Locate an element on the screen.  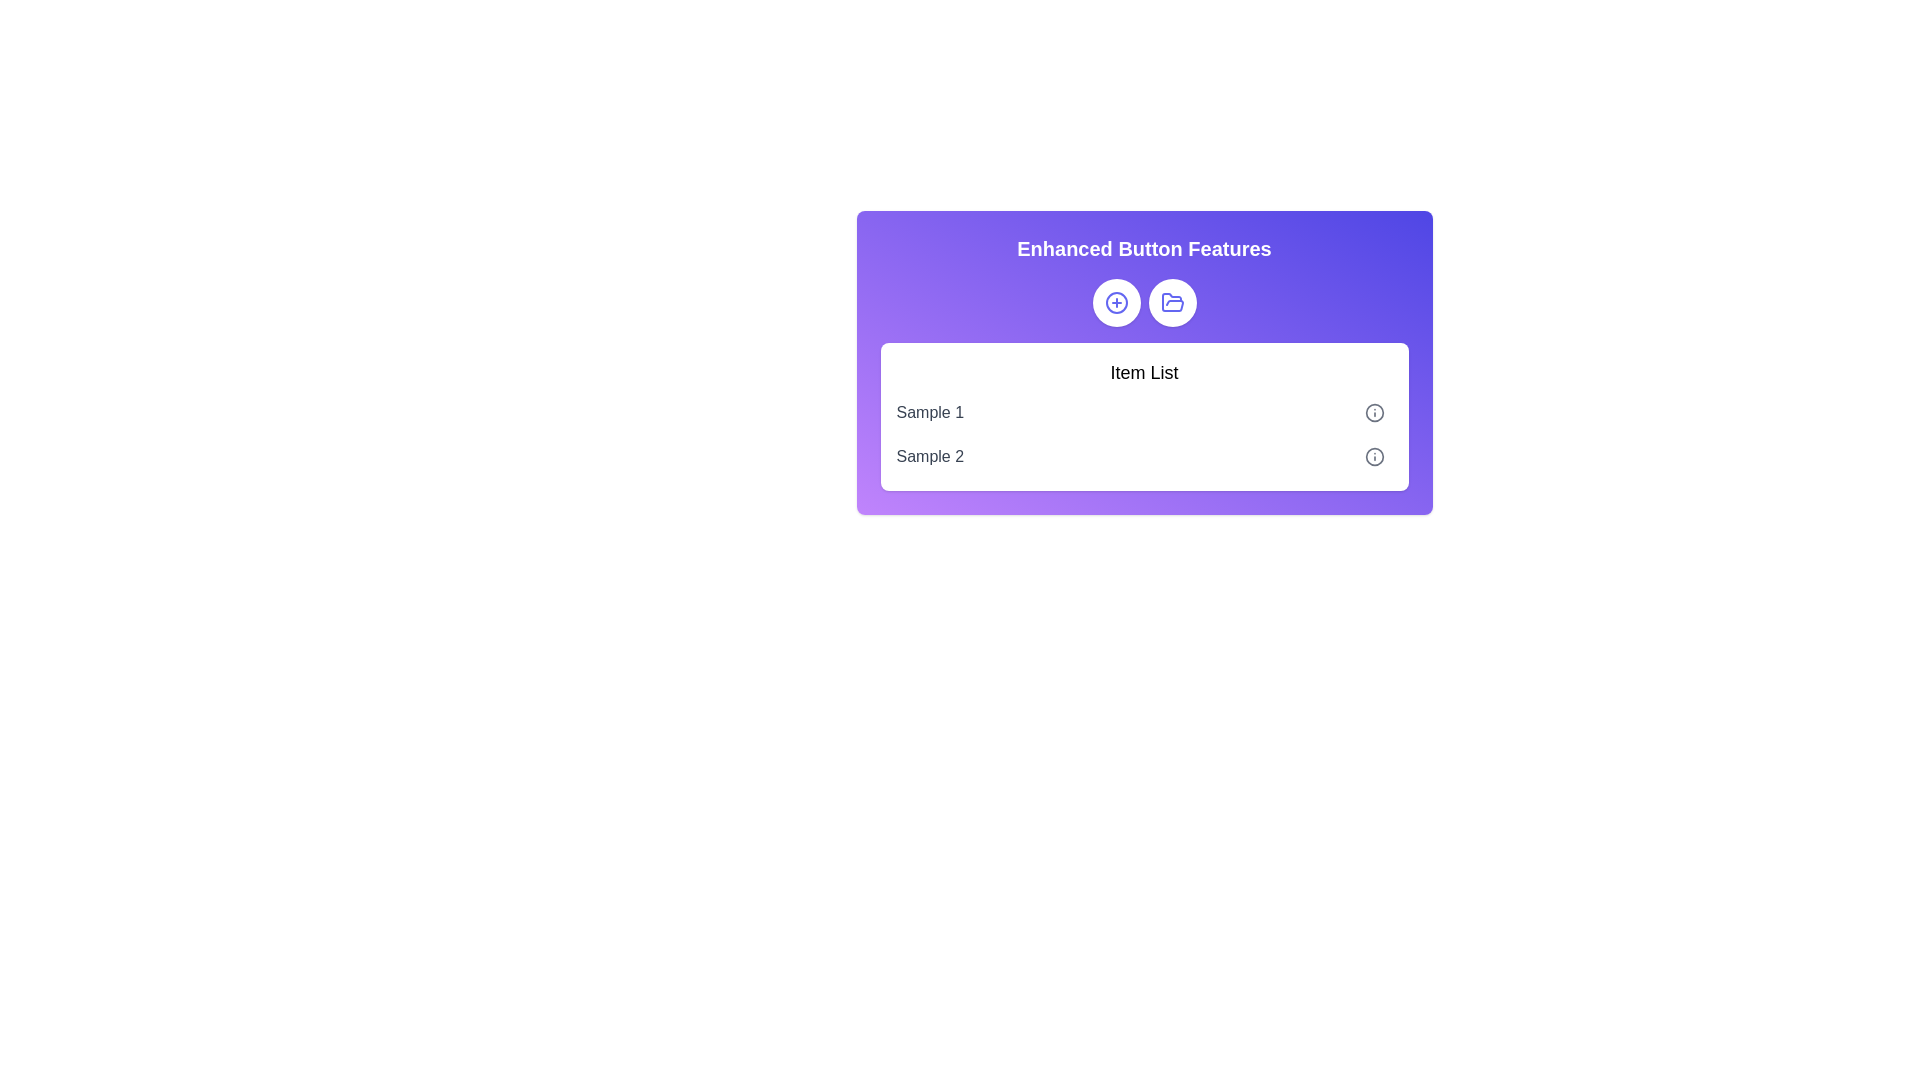
the circular button with a folder icon and blue outline located at the top of the card labeled 'Enhanced Button Features' is located at coordinates (1172, 303).